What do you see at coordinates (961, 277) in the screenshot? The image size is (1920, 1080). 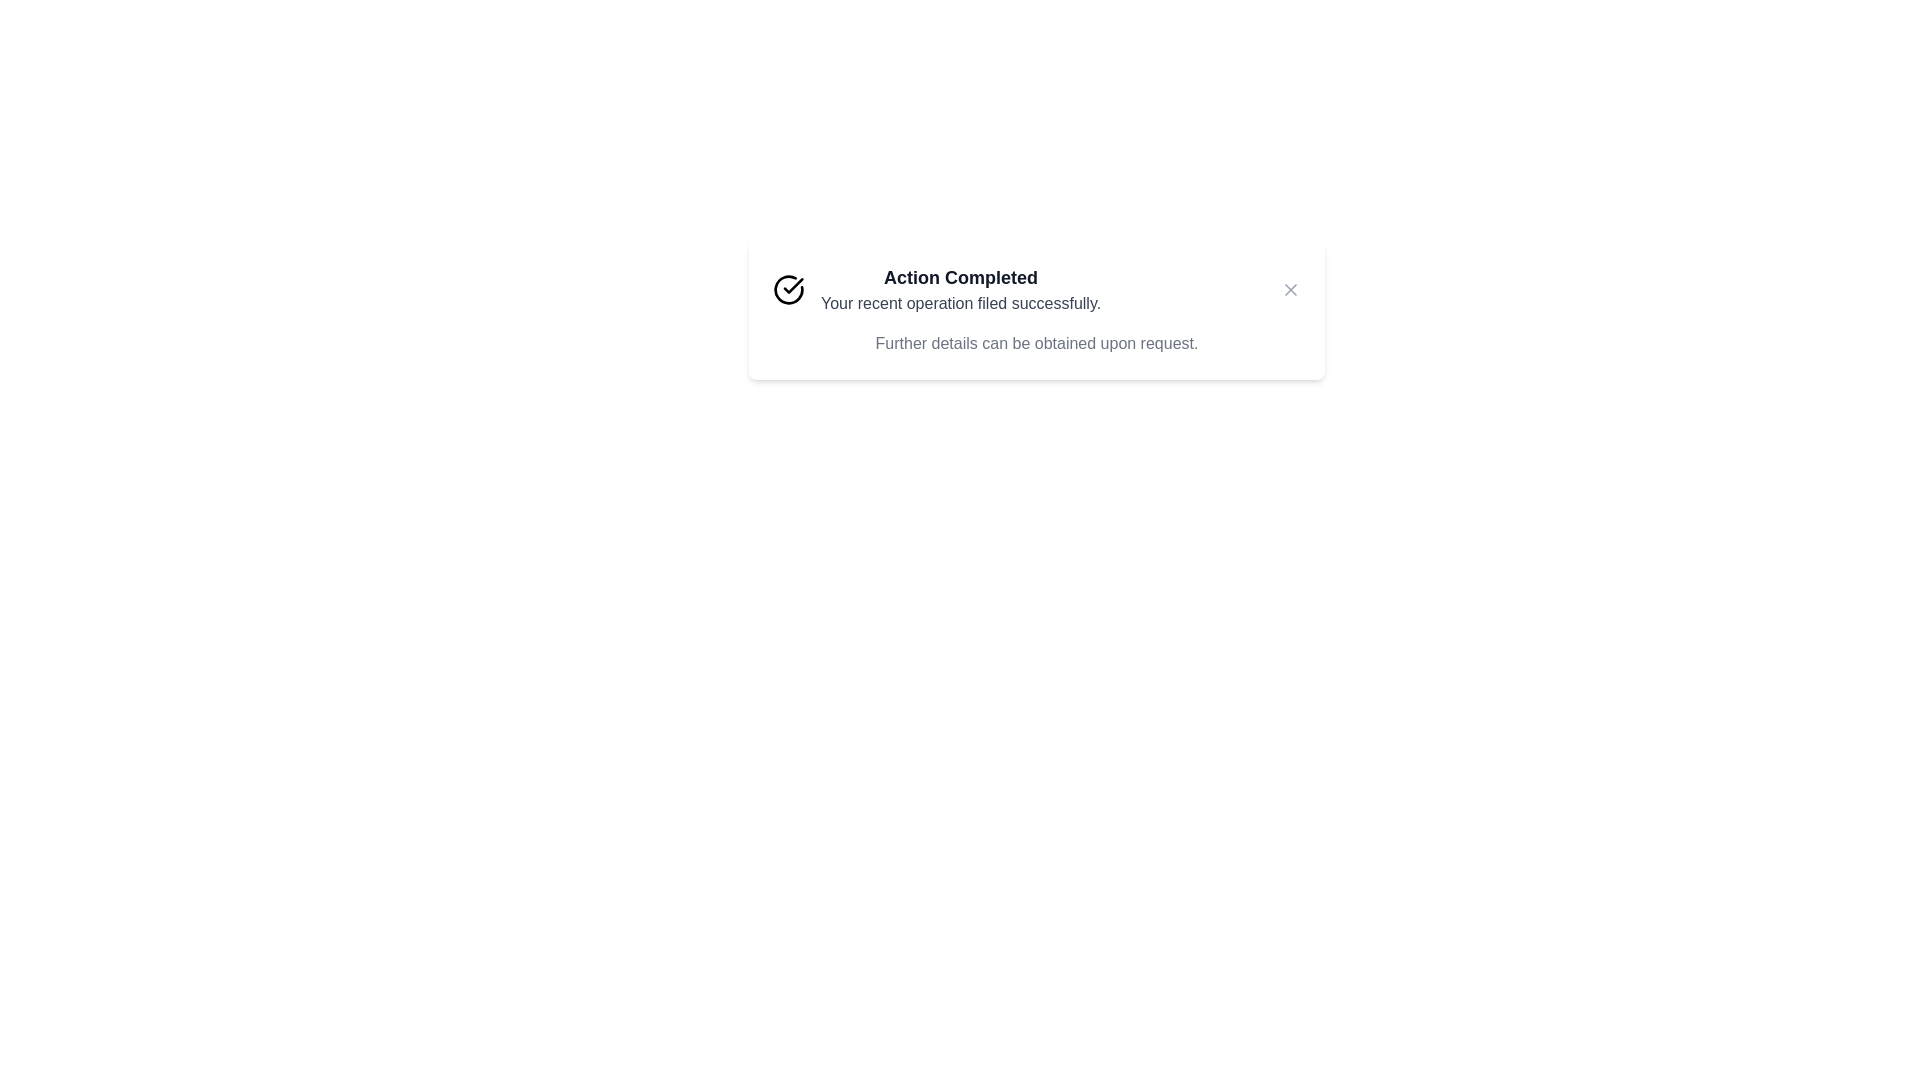 I see `the Text Label that indicates the successful completion of an action` at bounding box center [961, 277].